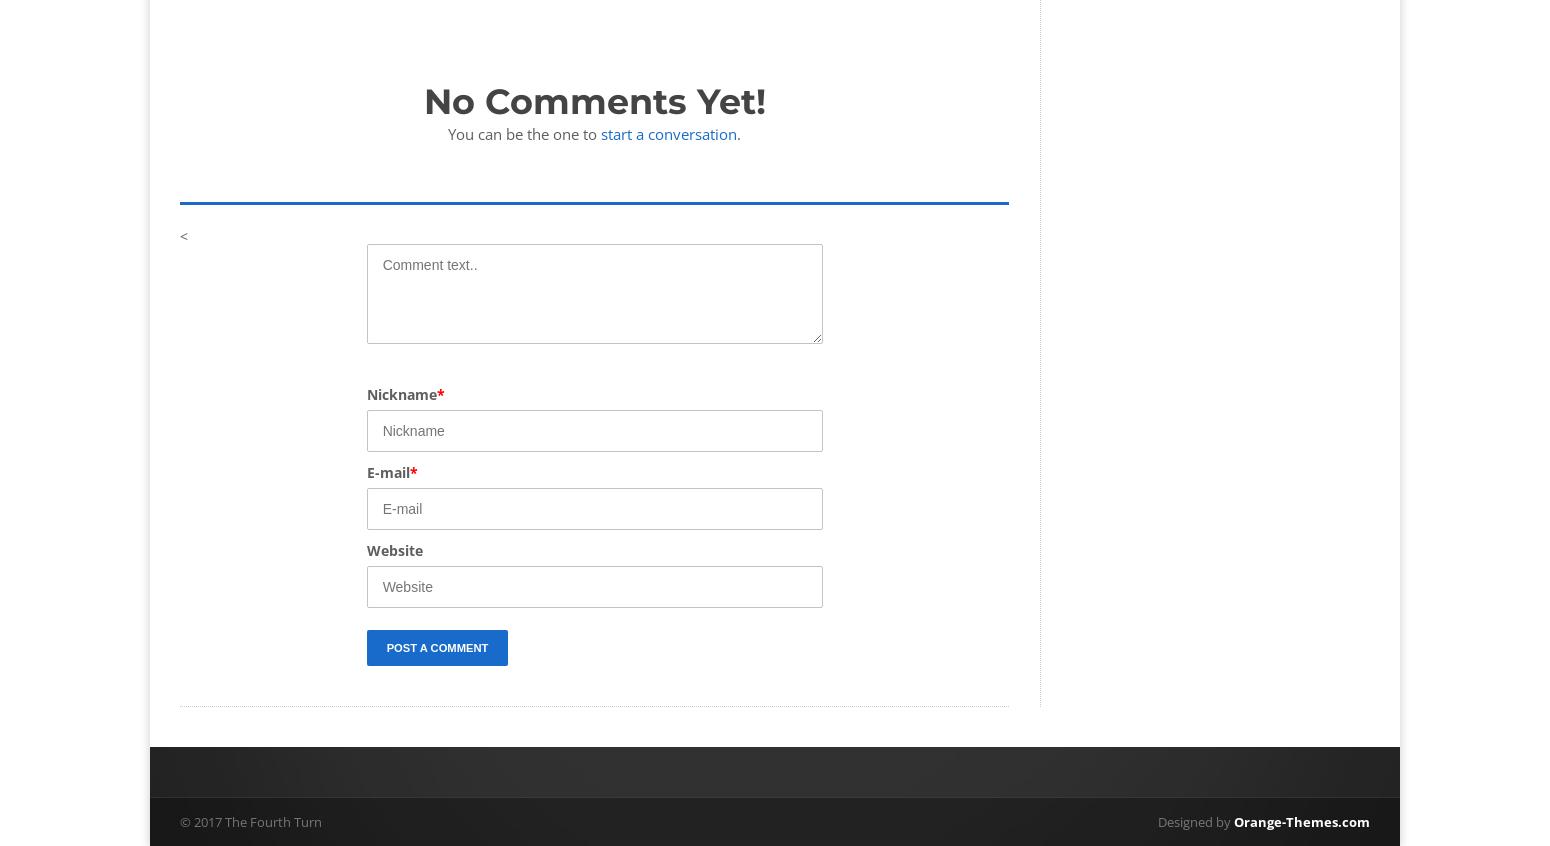  Describe the element at coordinates (737, 134) in the screenshot. I see `'.'` at that location.